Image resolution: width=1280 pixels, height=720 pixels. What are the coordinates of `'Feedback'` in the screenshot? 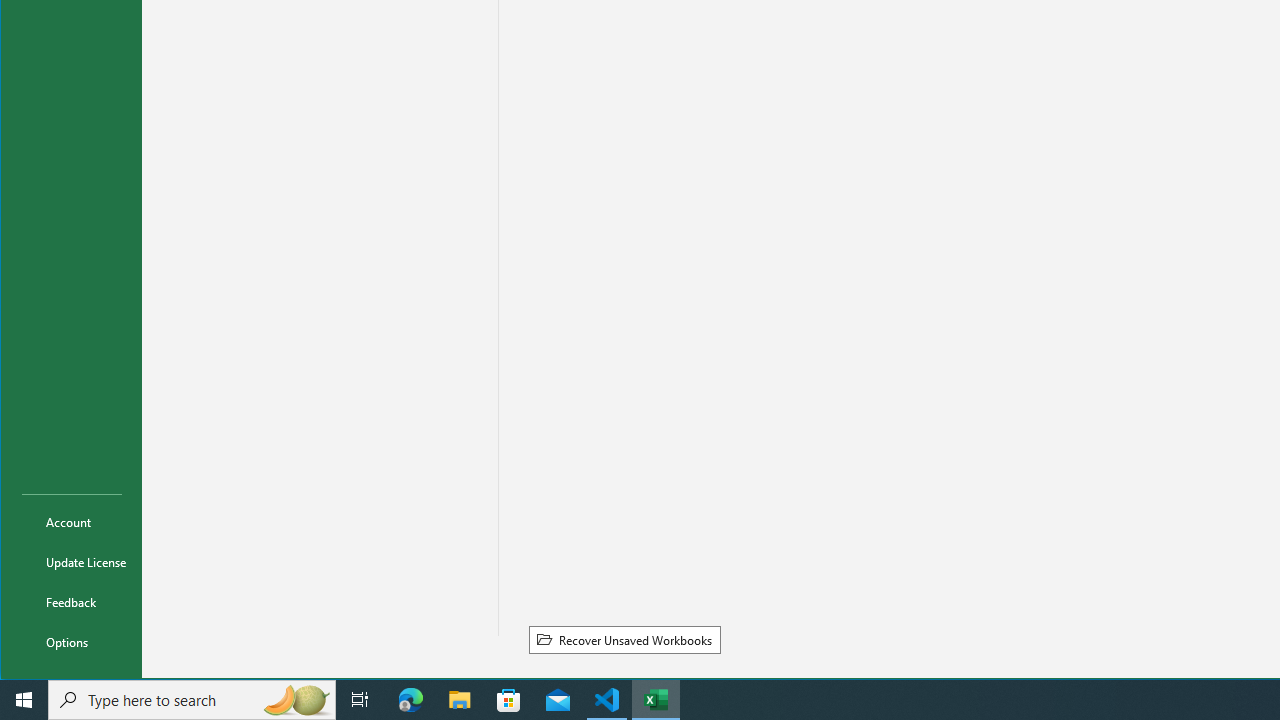 It's located at (72, 600).